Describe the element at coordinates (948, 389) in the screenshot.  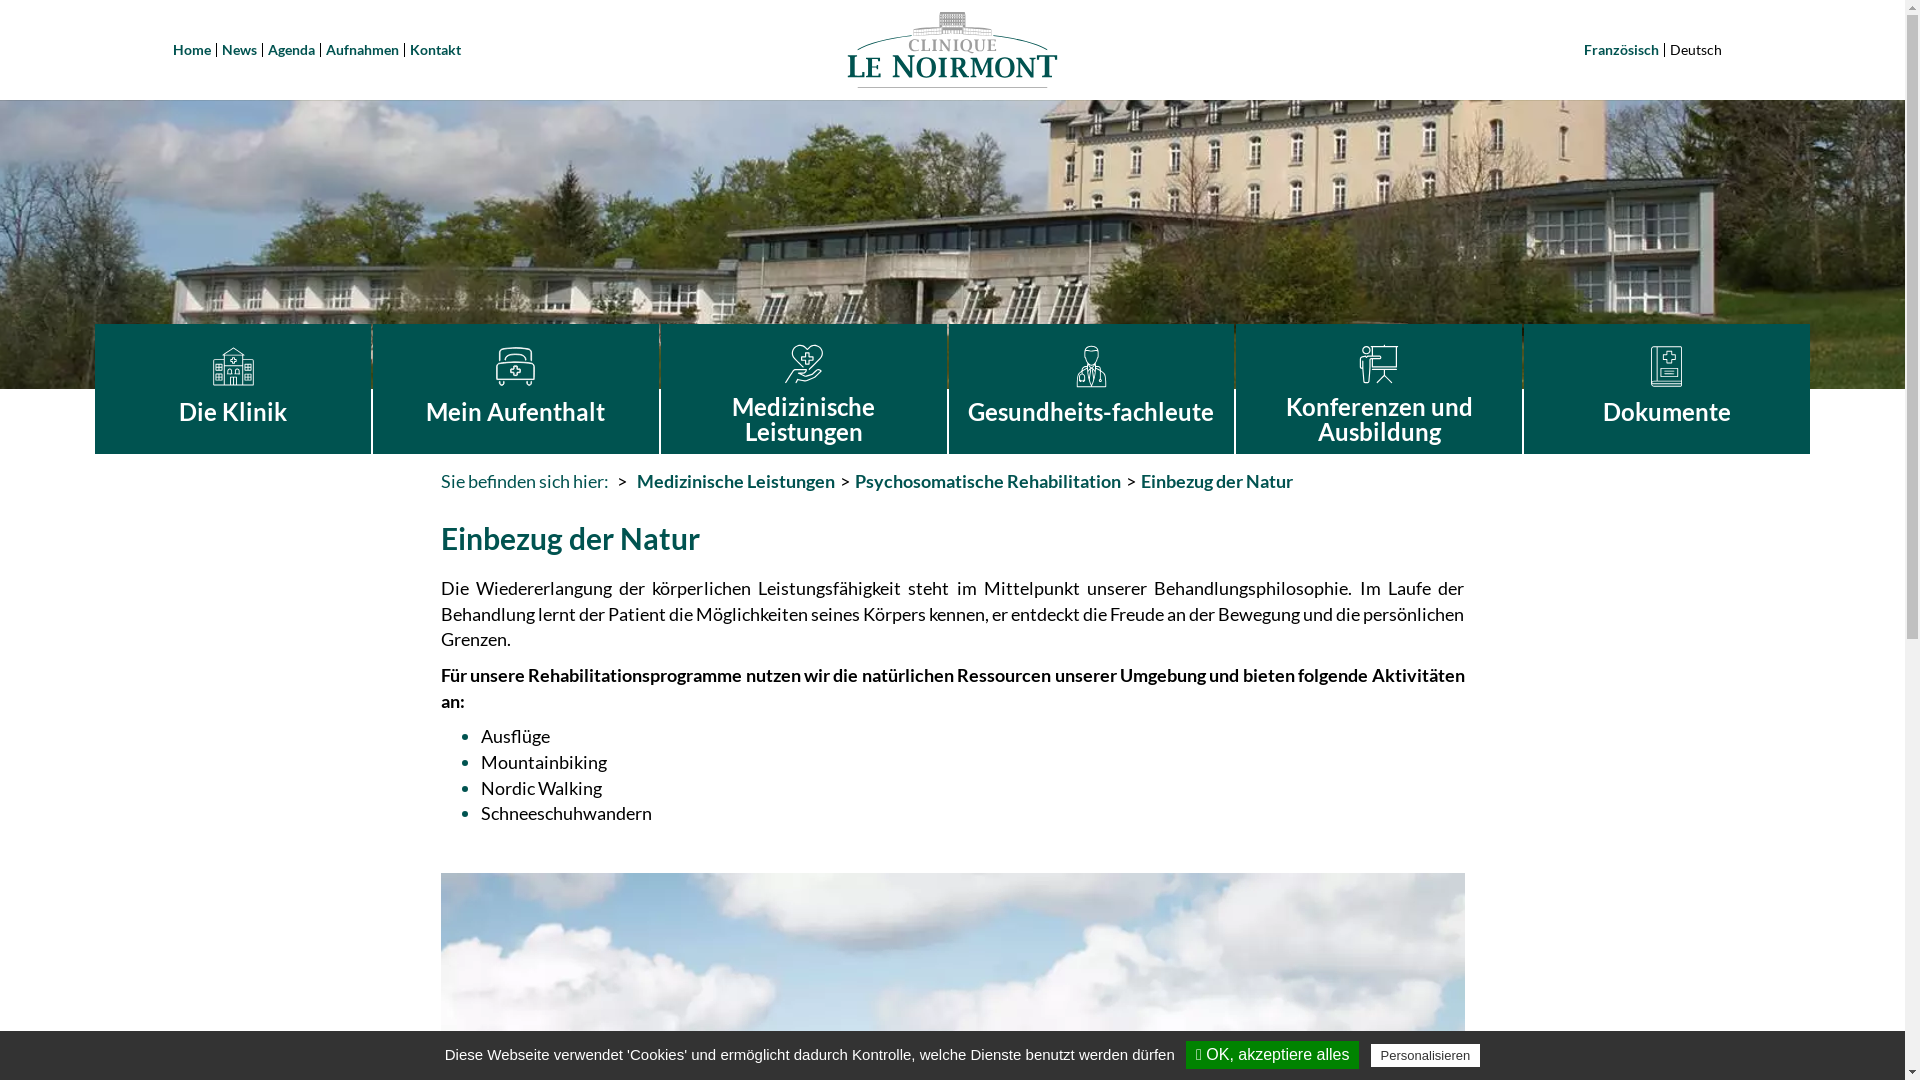
I see `'Gesundheits-fachleute'` at that location.